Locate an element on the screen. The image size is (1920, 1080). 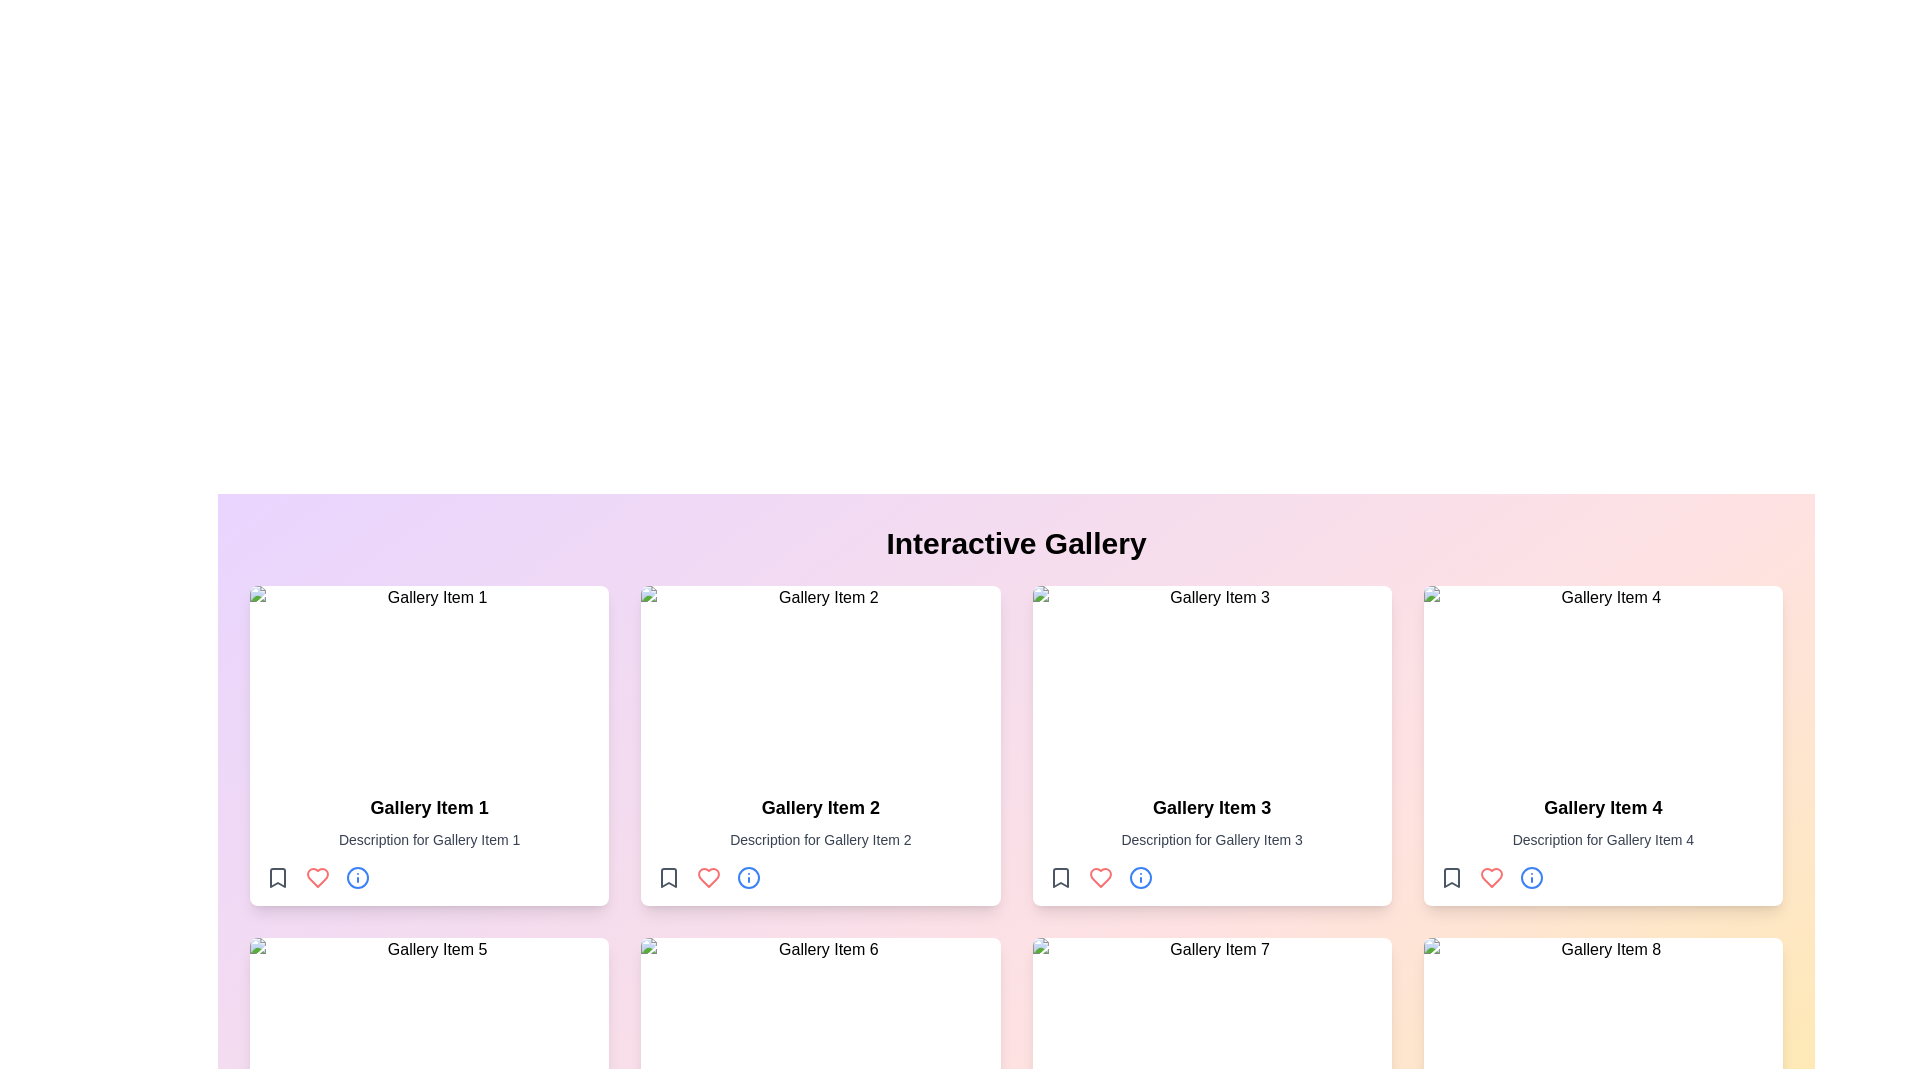
the heart-shaped icon button outlined in red, located in the bottom section of the card labeled 'Gallery Item 3', to like the item is located at coordinates (1099, 877).